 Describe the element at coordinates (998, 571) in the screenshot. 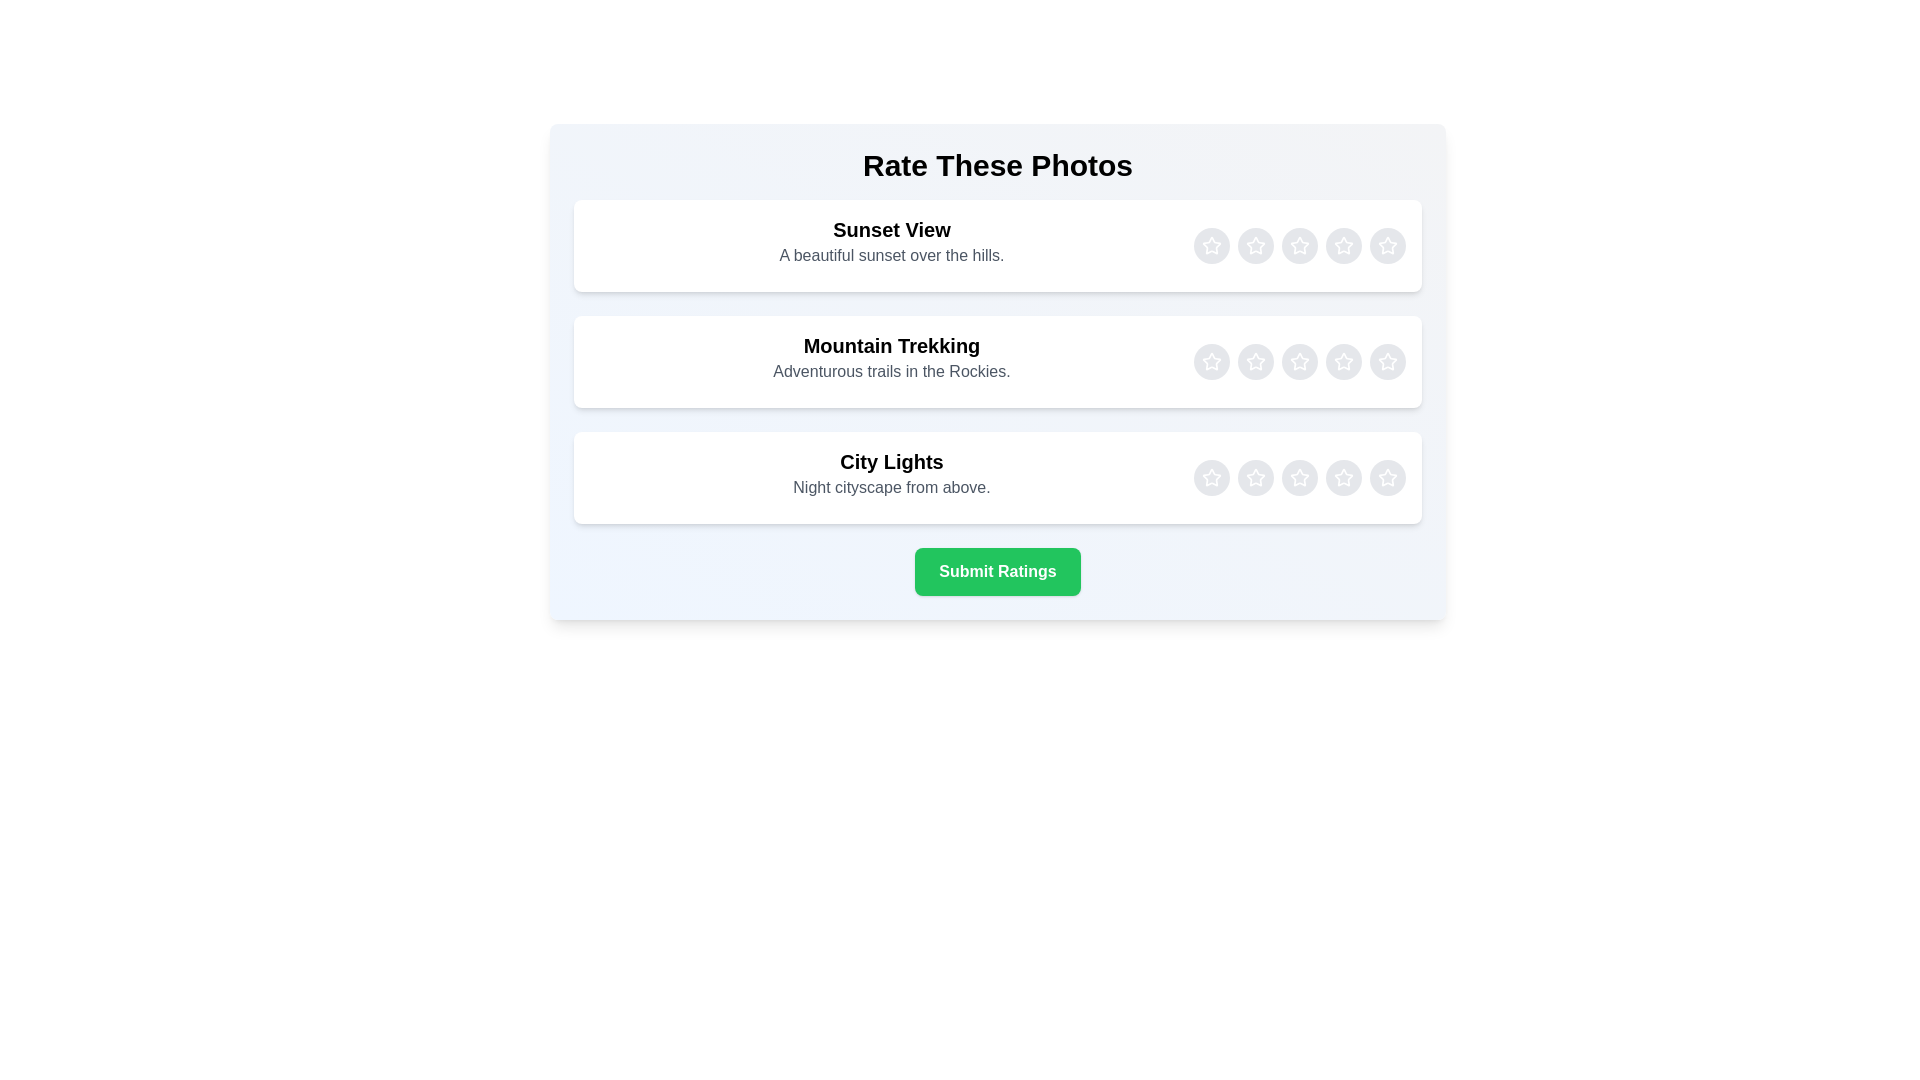

I see `the 'Submit Ratings' button to submit the ratings` at that location.